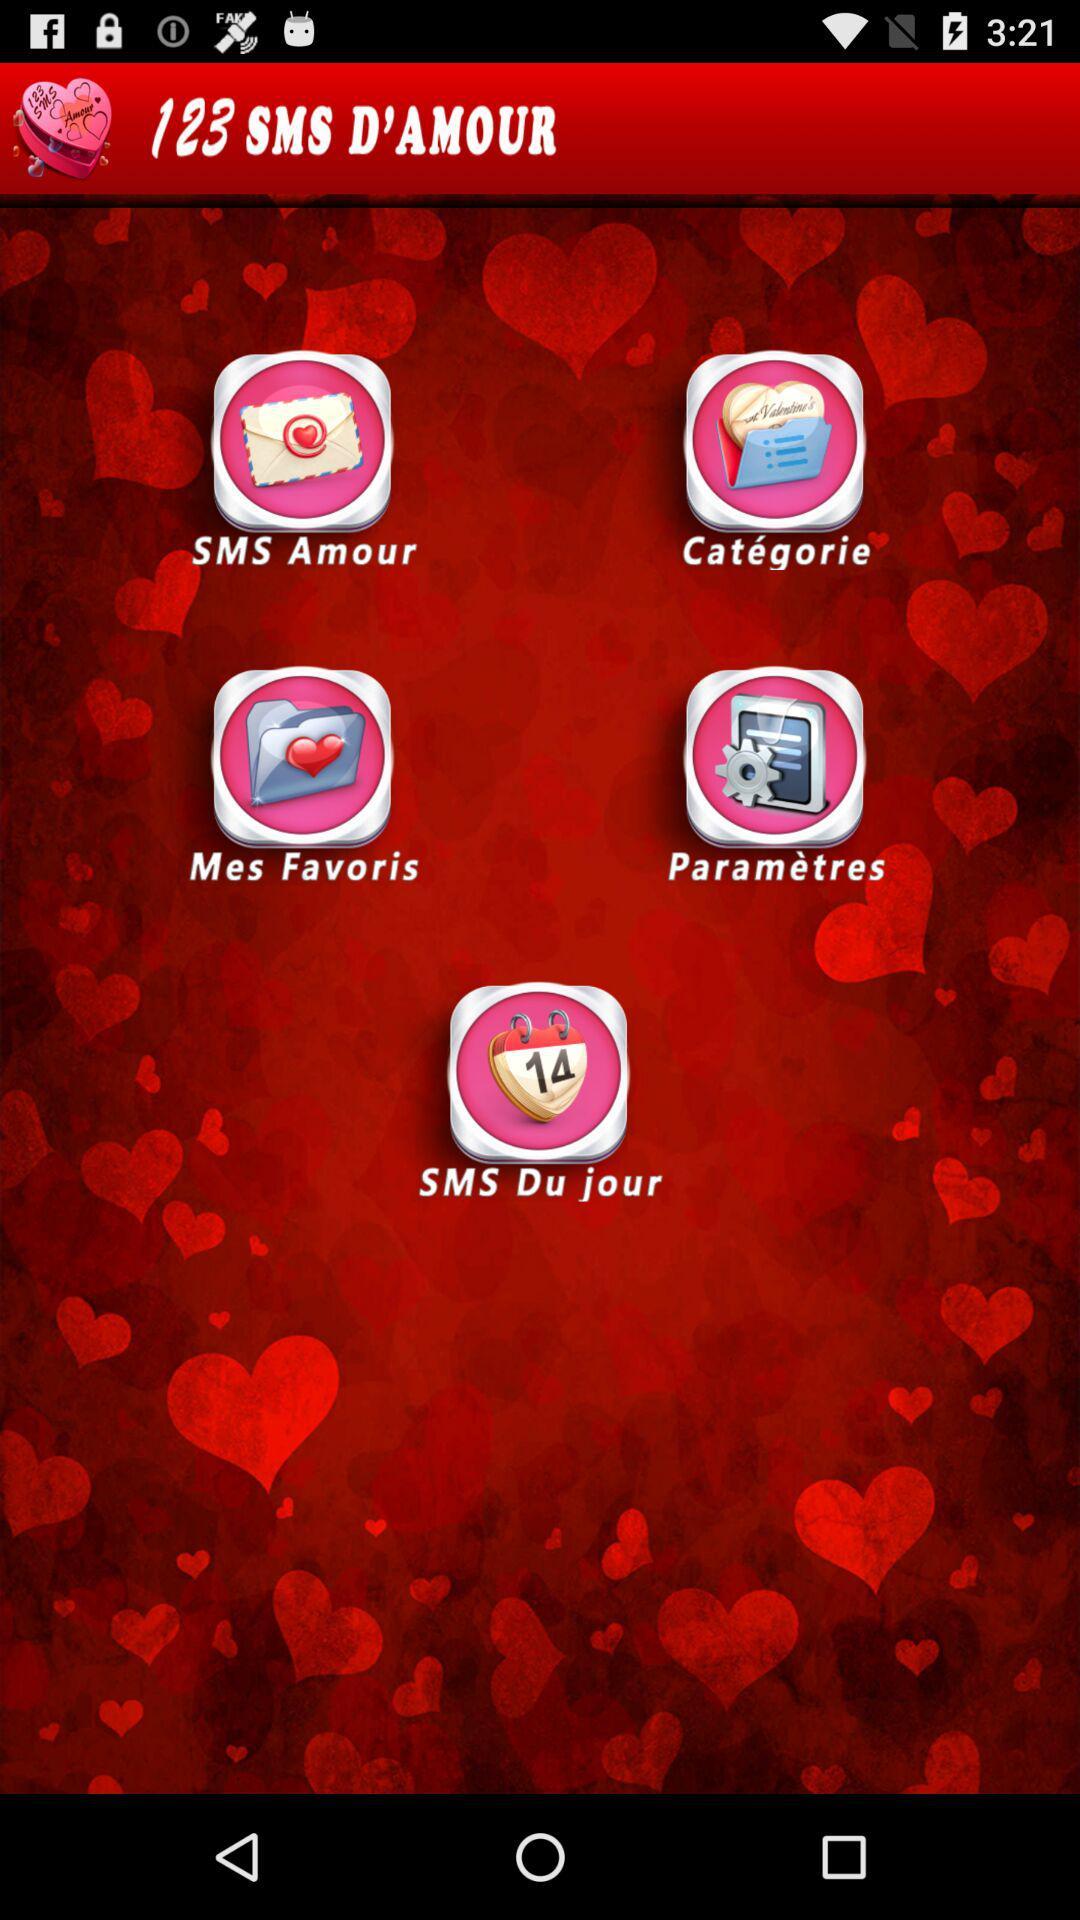 Image resolution: width=1080 pixels, height=1920 pixels. I want to click on send sms, so click(538, 1088).